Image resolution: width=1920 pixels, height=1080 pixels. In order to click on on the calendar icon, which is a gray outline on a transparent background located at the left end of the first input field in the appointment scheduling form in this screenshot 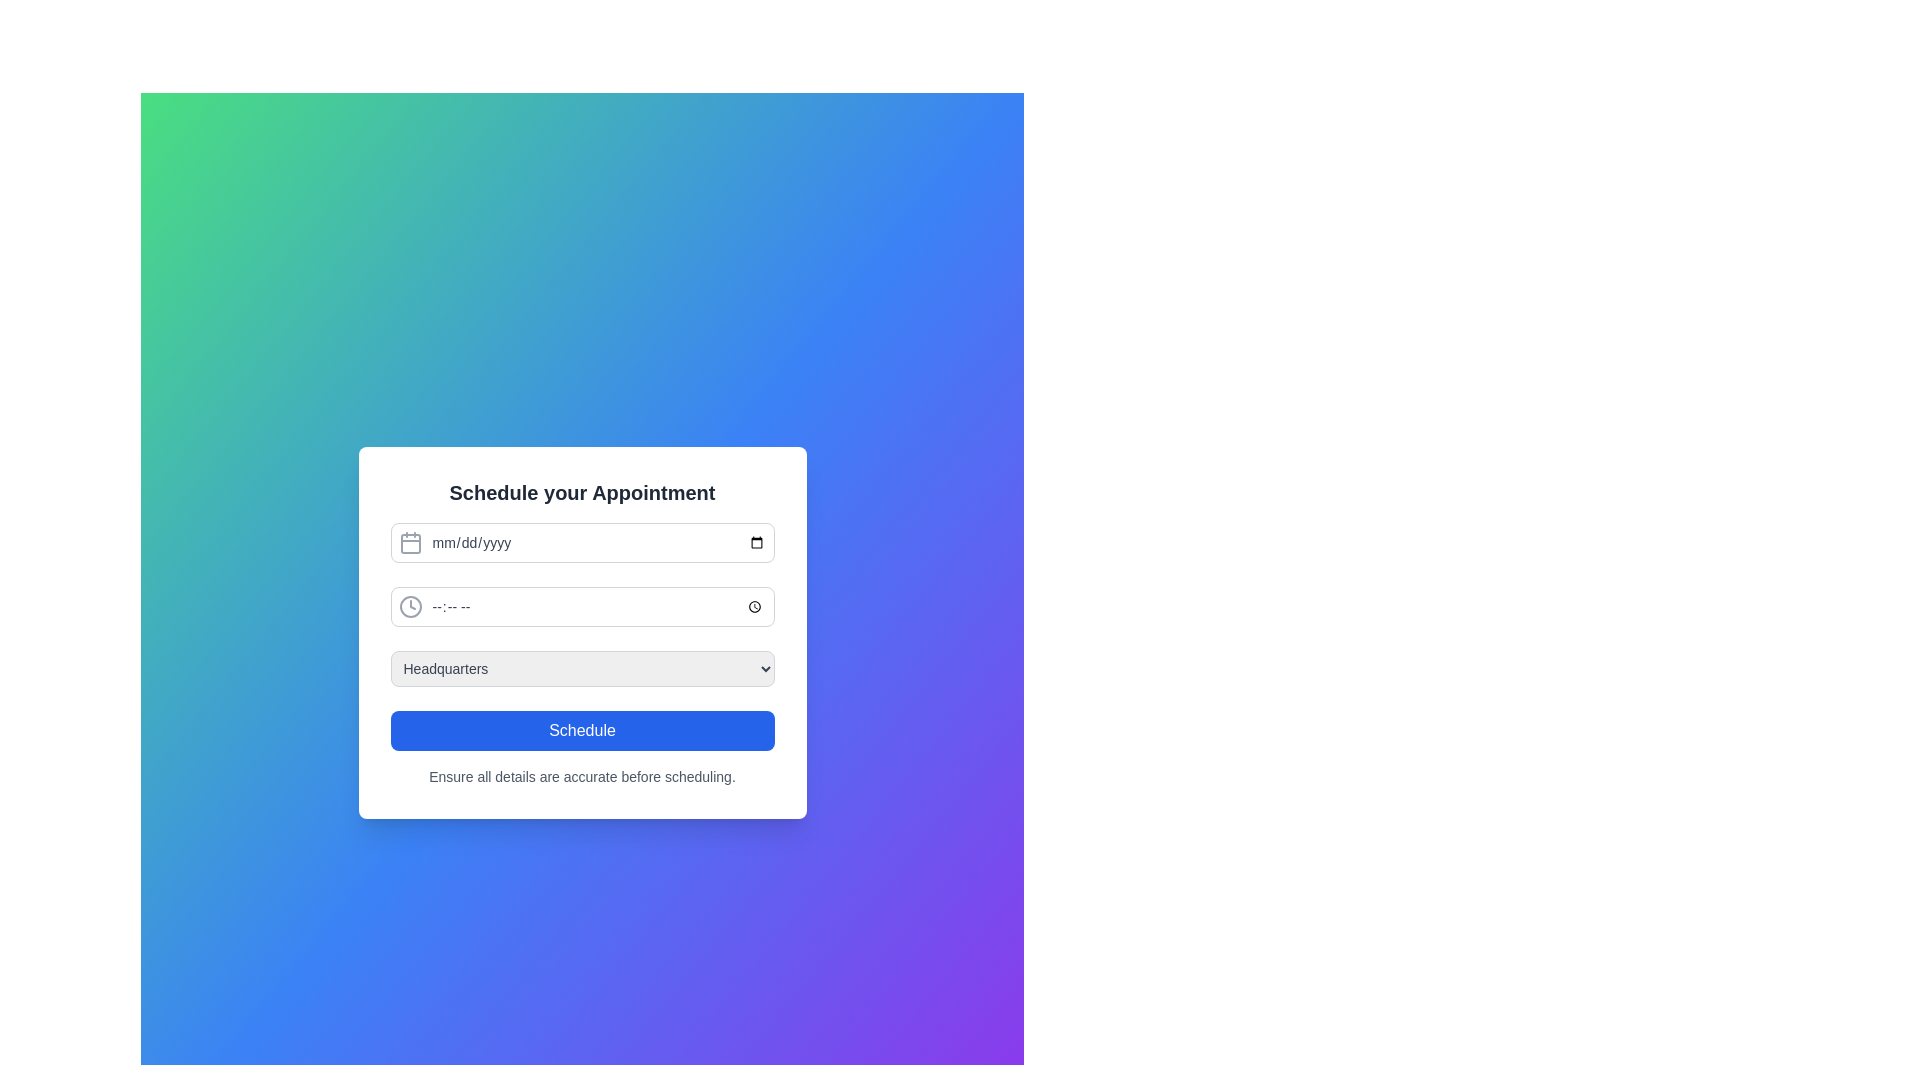, I will do `click(409, 543)`.